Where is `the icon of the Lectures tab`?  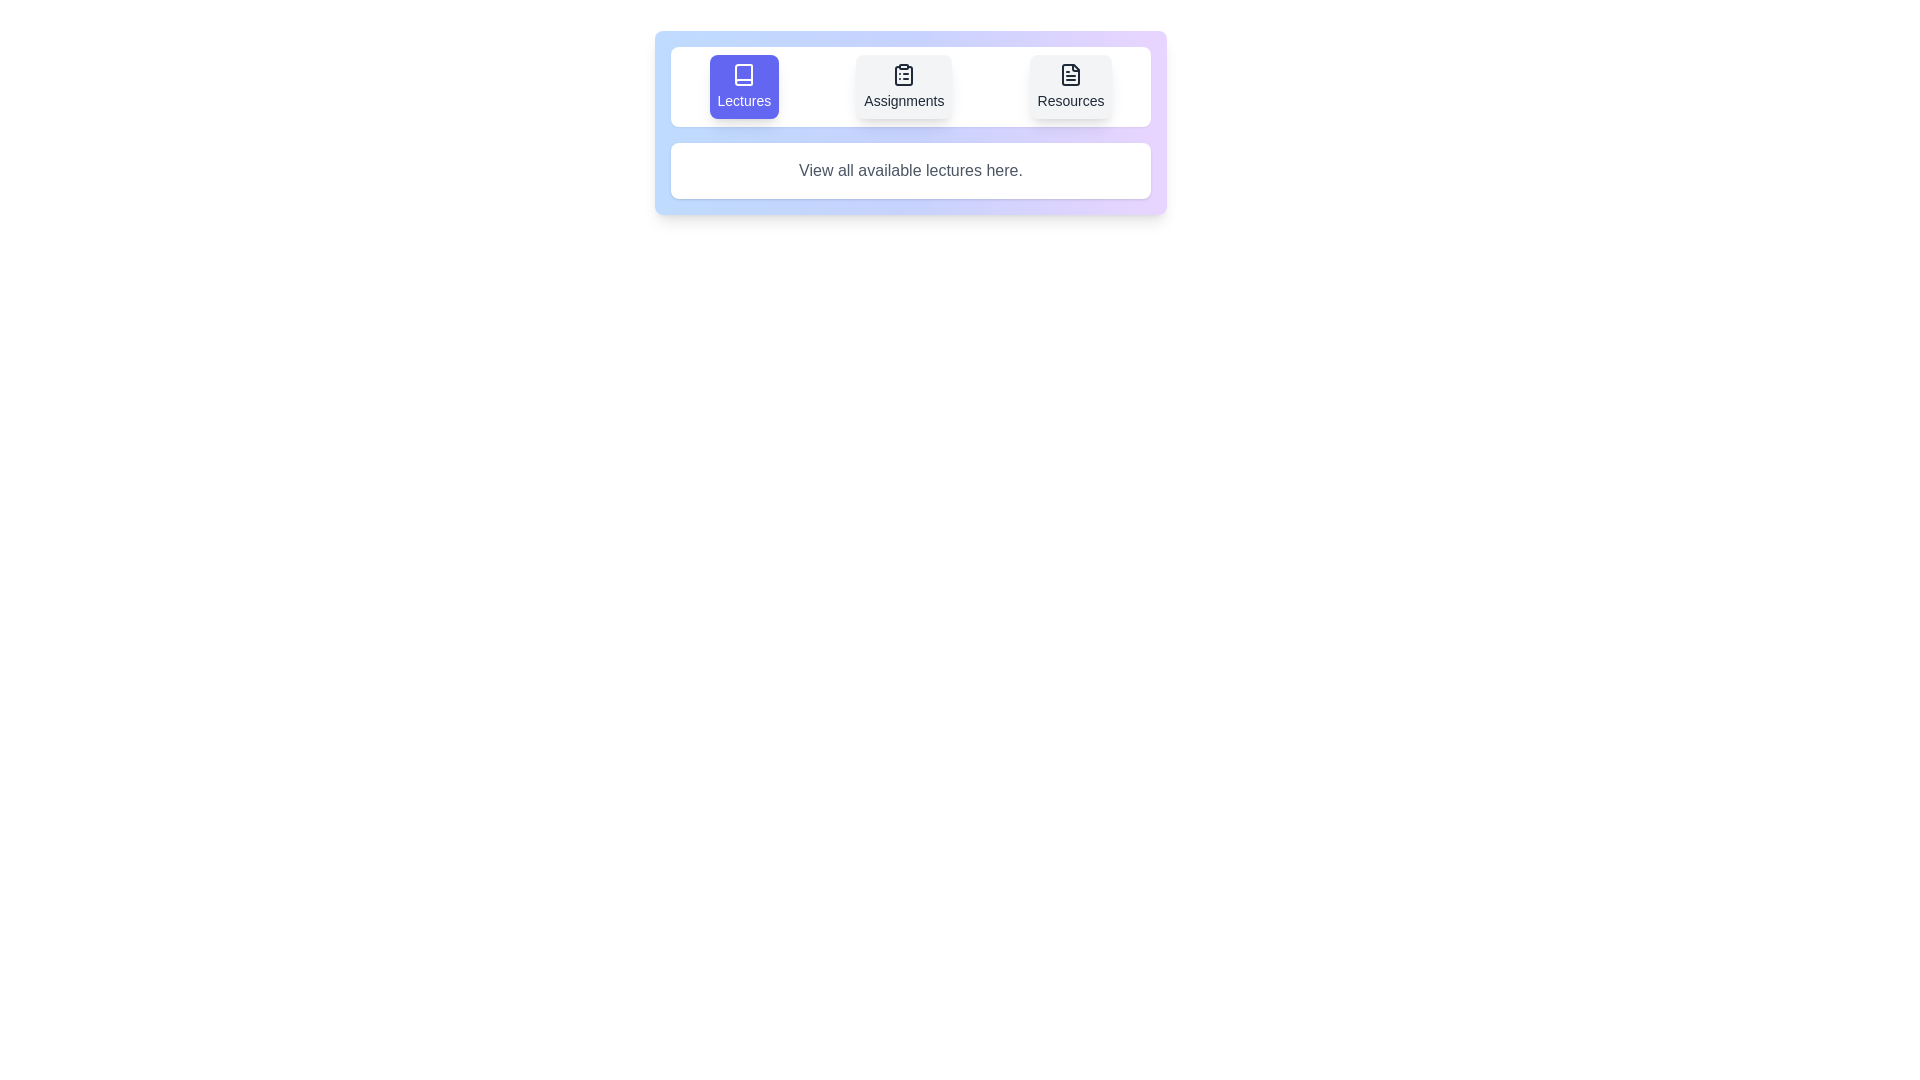 the icon of the Lectures tab is located at coordinates (743, 86).